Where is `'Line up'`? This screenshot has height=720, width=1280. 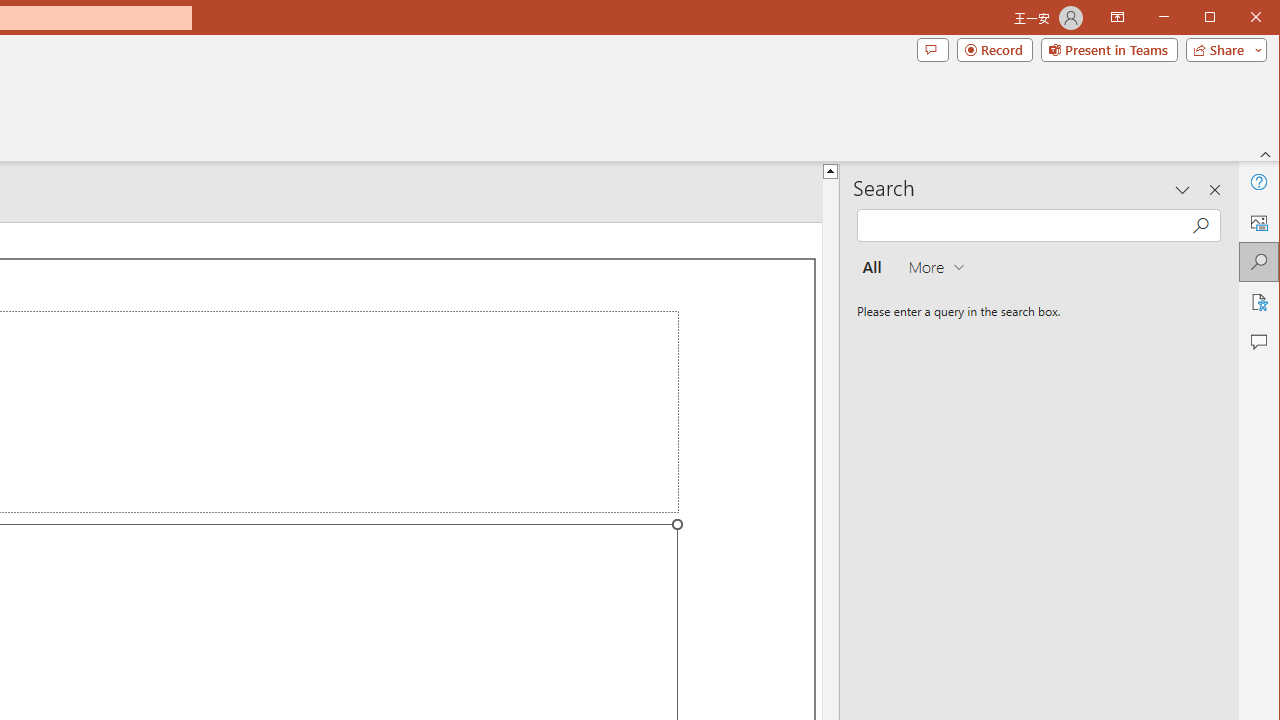 'Line up' is located at coordinates (830, 169).